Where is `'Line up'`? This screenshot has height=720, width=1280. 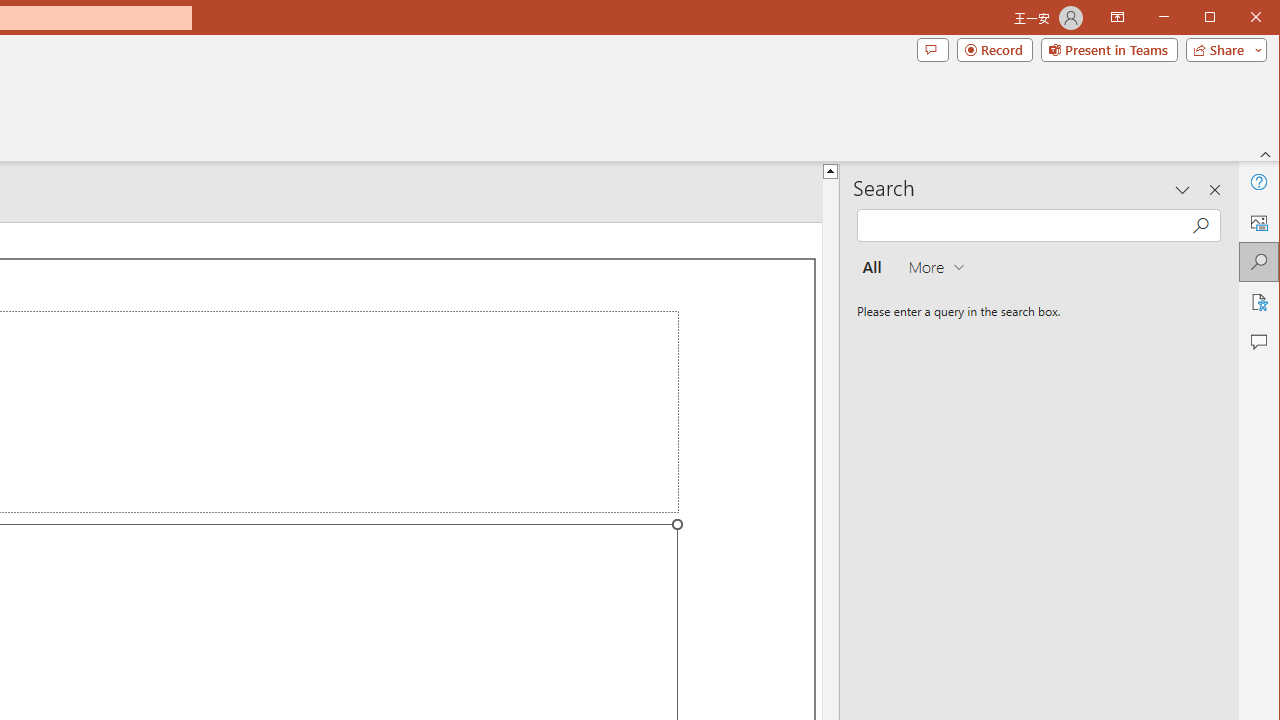 'Line up' is located at coordinates (830, 169).